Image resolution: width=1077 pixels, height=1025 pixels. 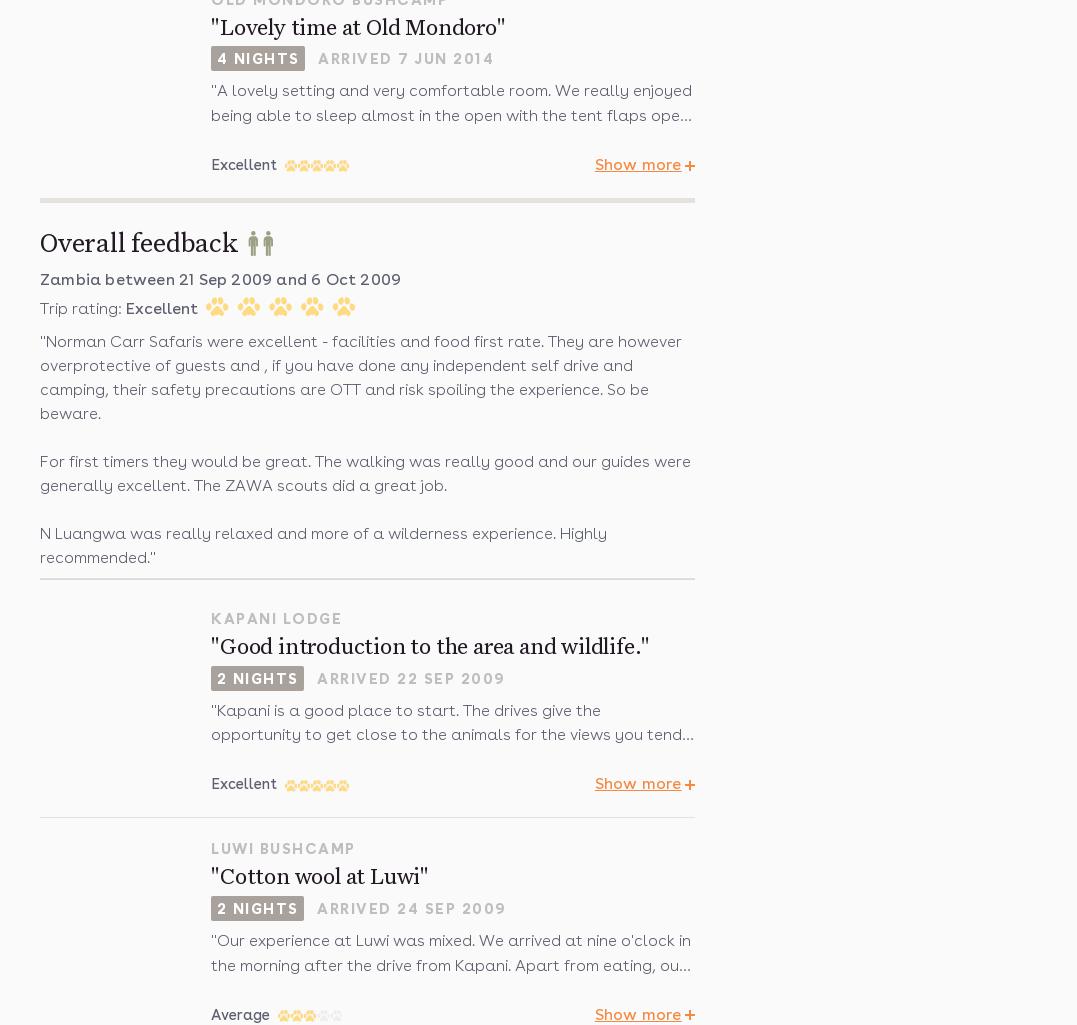 I want to click on '"Good introduction to the area and wildlife."', so click(x=429, y=647).